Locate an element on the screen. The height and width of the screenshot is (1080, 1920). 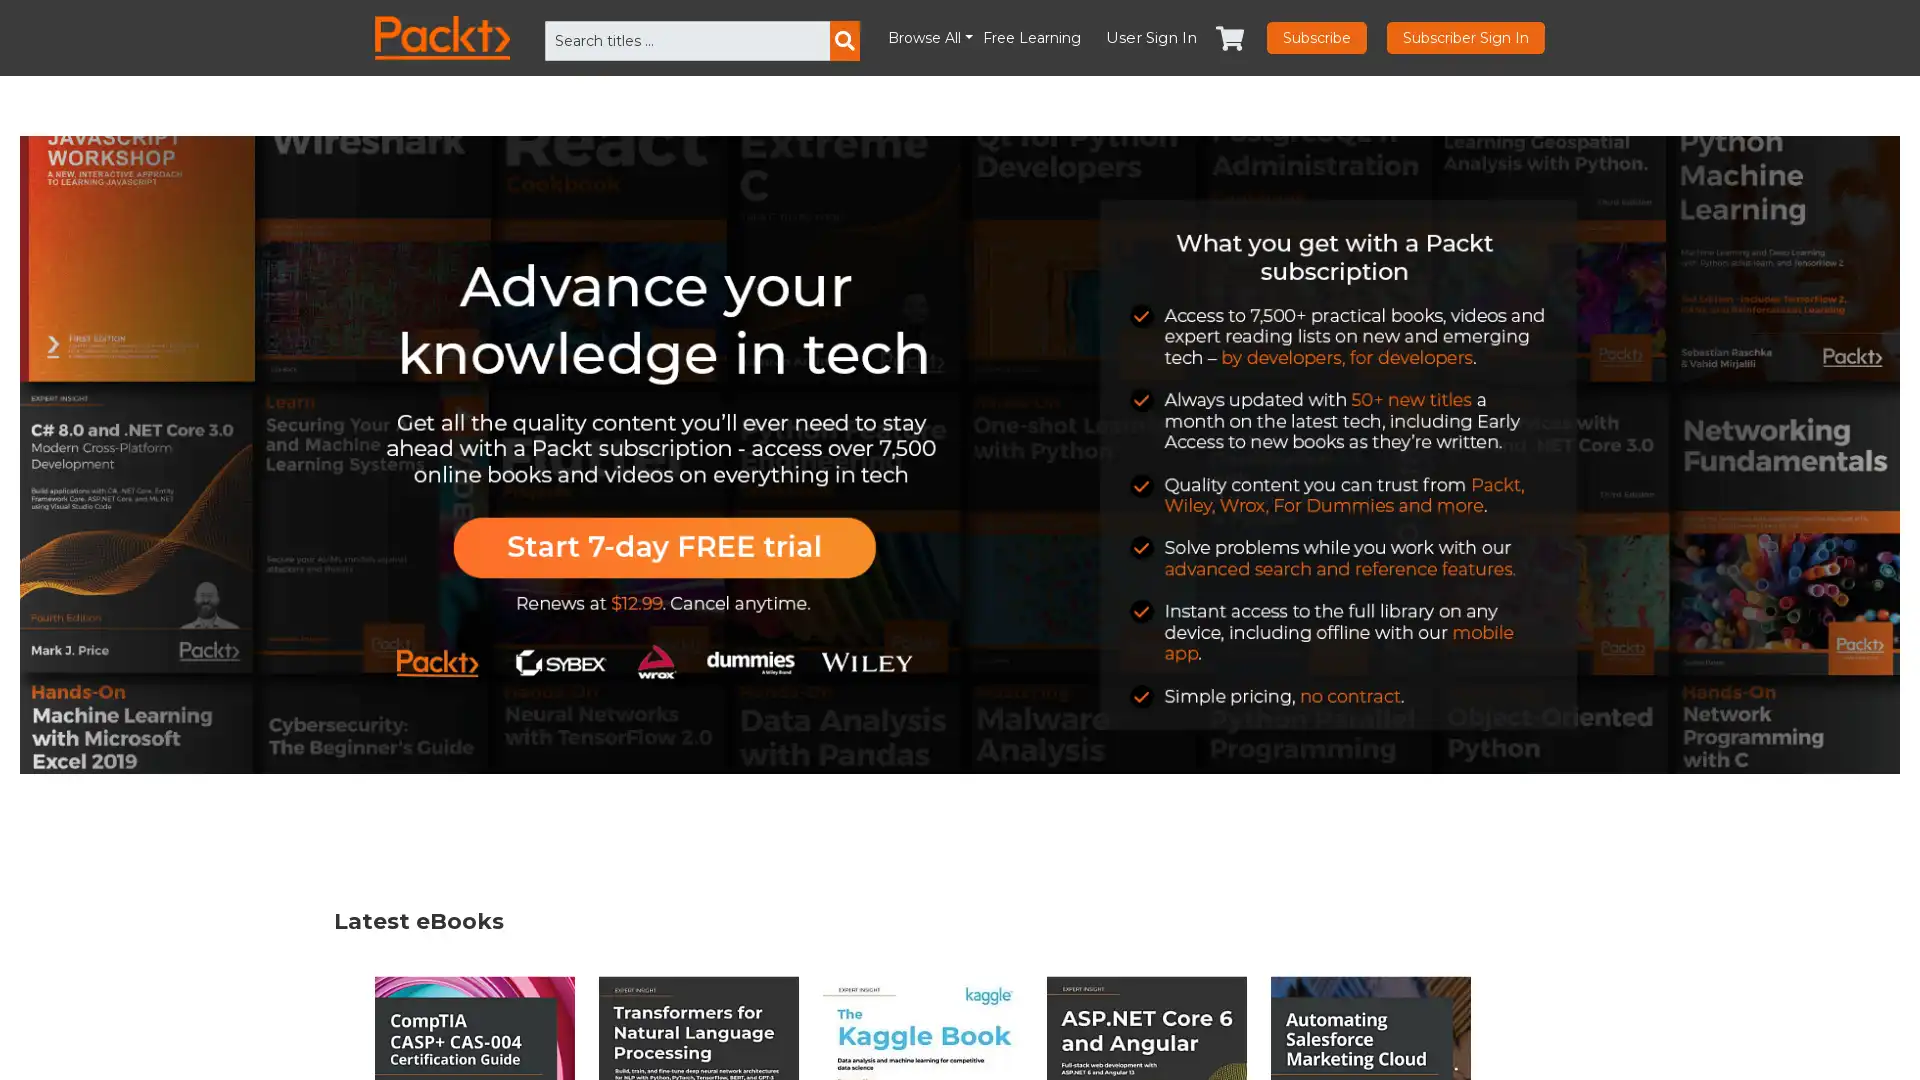
More Info is located at coordinates (1635, 1037).